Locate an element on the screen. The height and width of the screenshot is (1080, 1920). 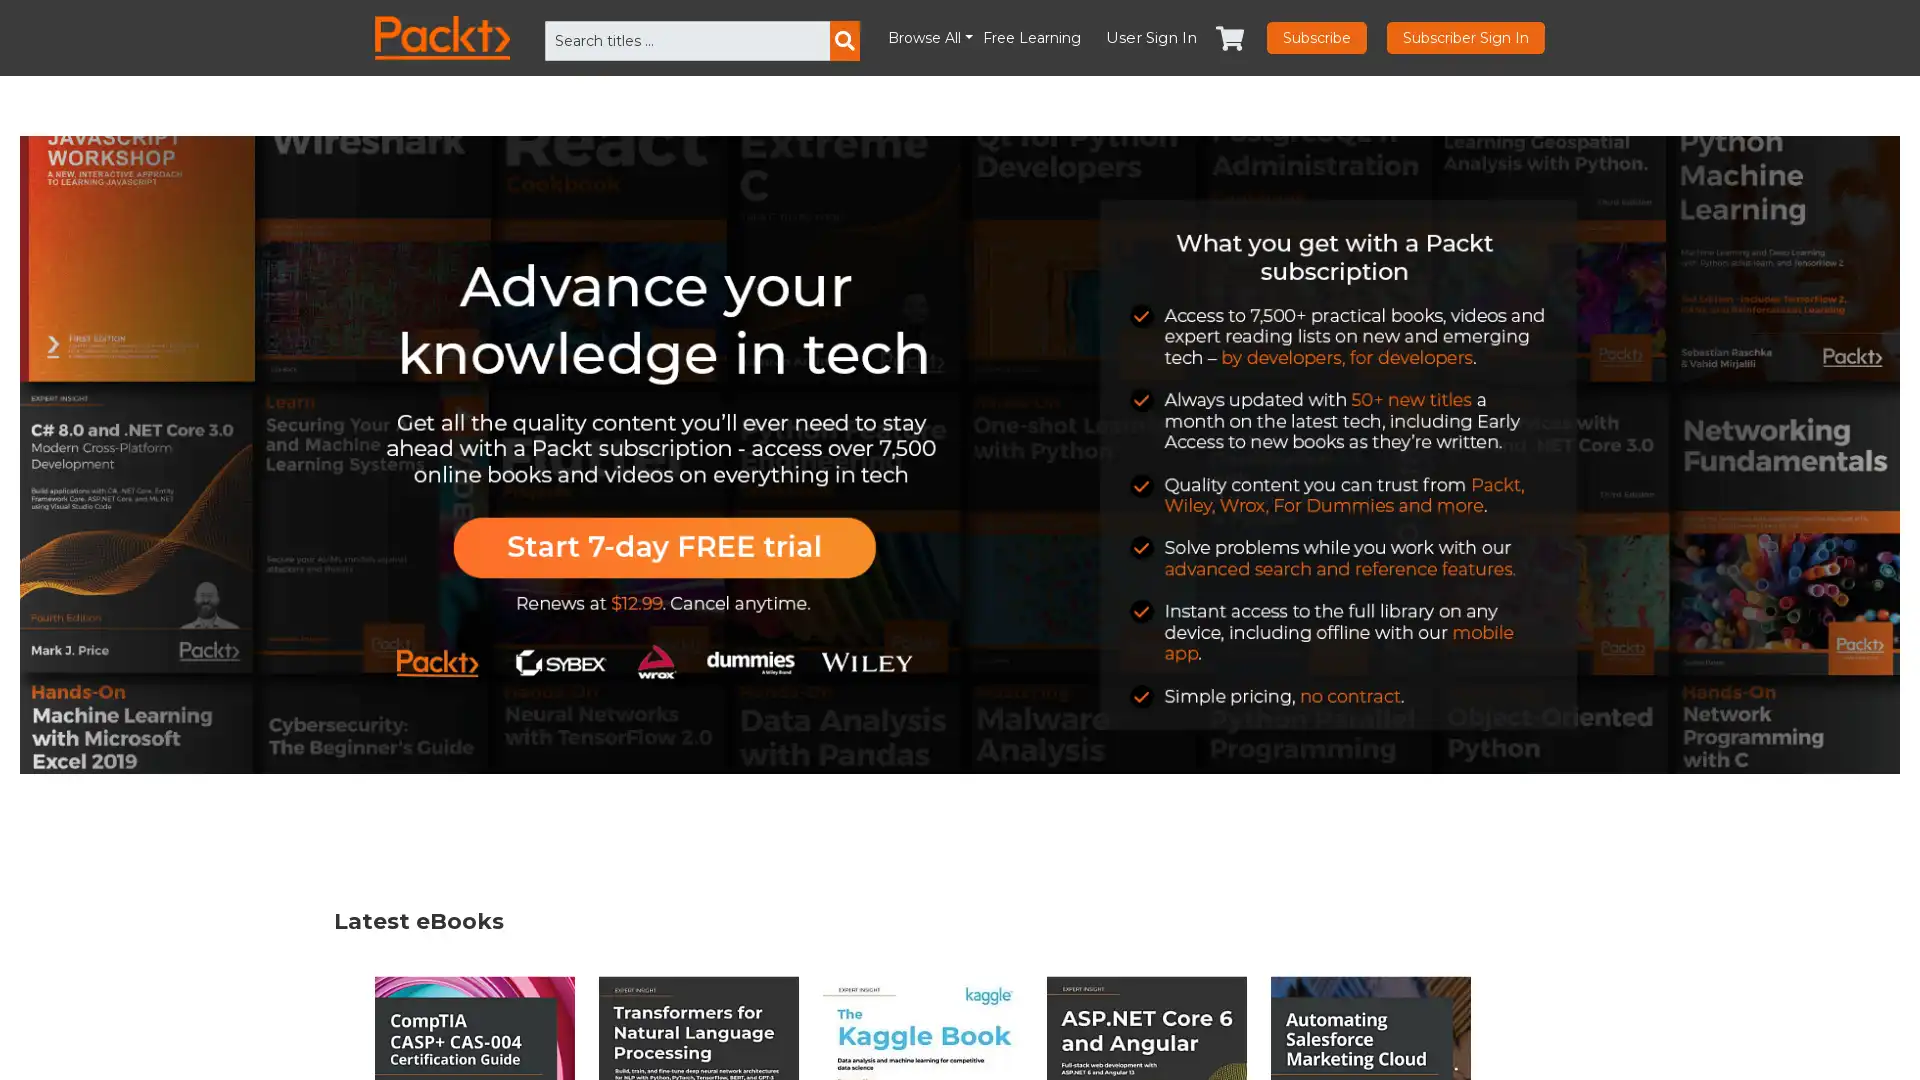
More Info is located at coordinates (1635, 1037).